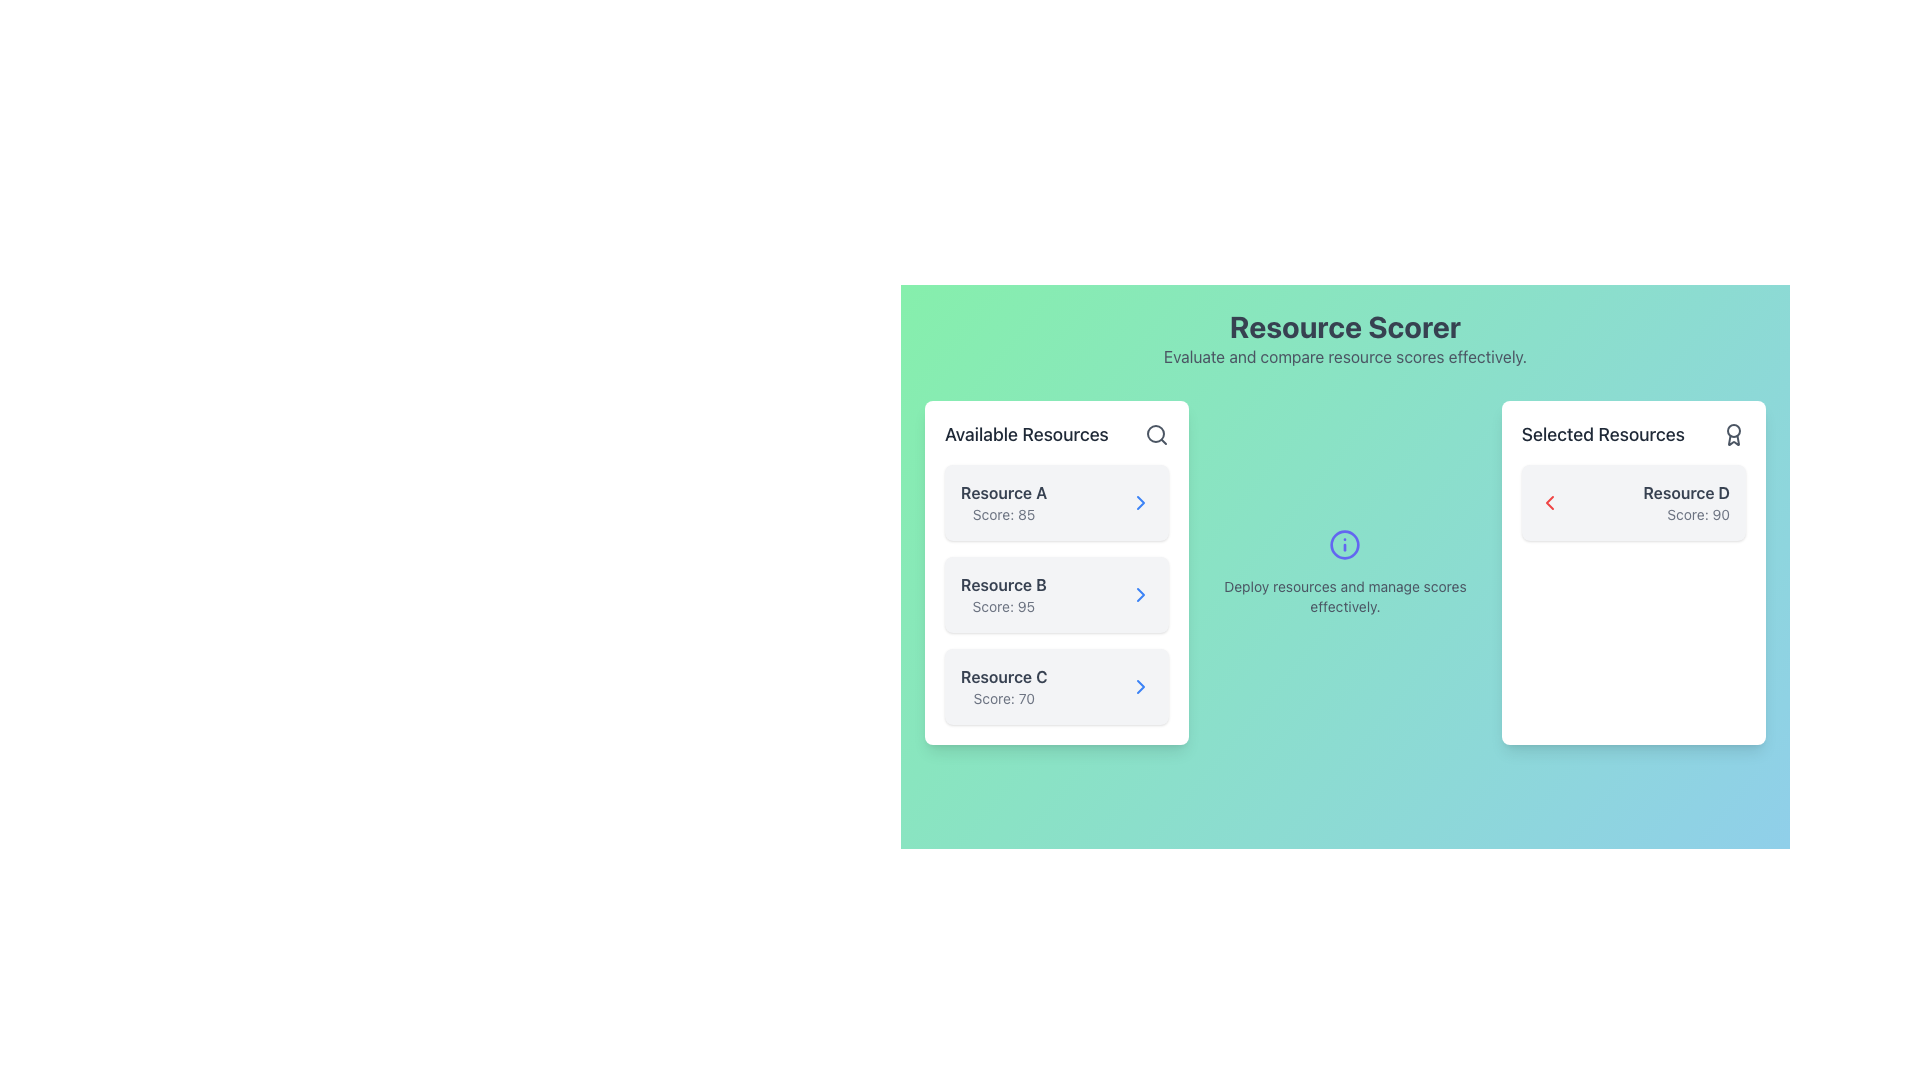 The image size is (1920, 1080). What do you see at coordinates (1633, 501) in the screenshot?
I see `the textual area of the Composite component displaying 'Resource D' and 'Score: 90'` at bounding box center [1633, 501].